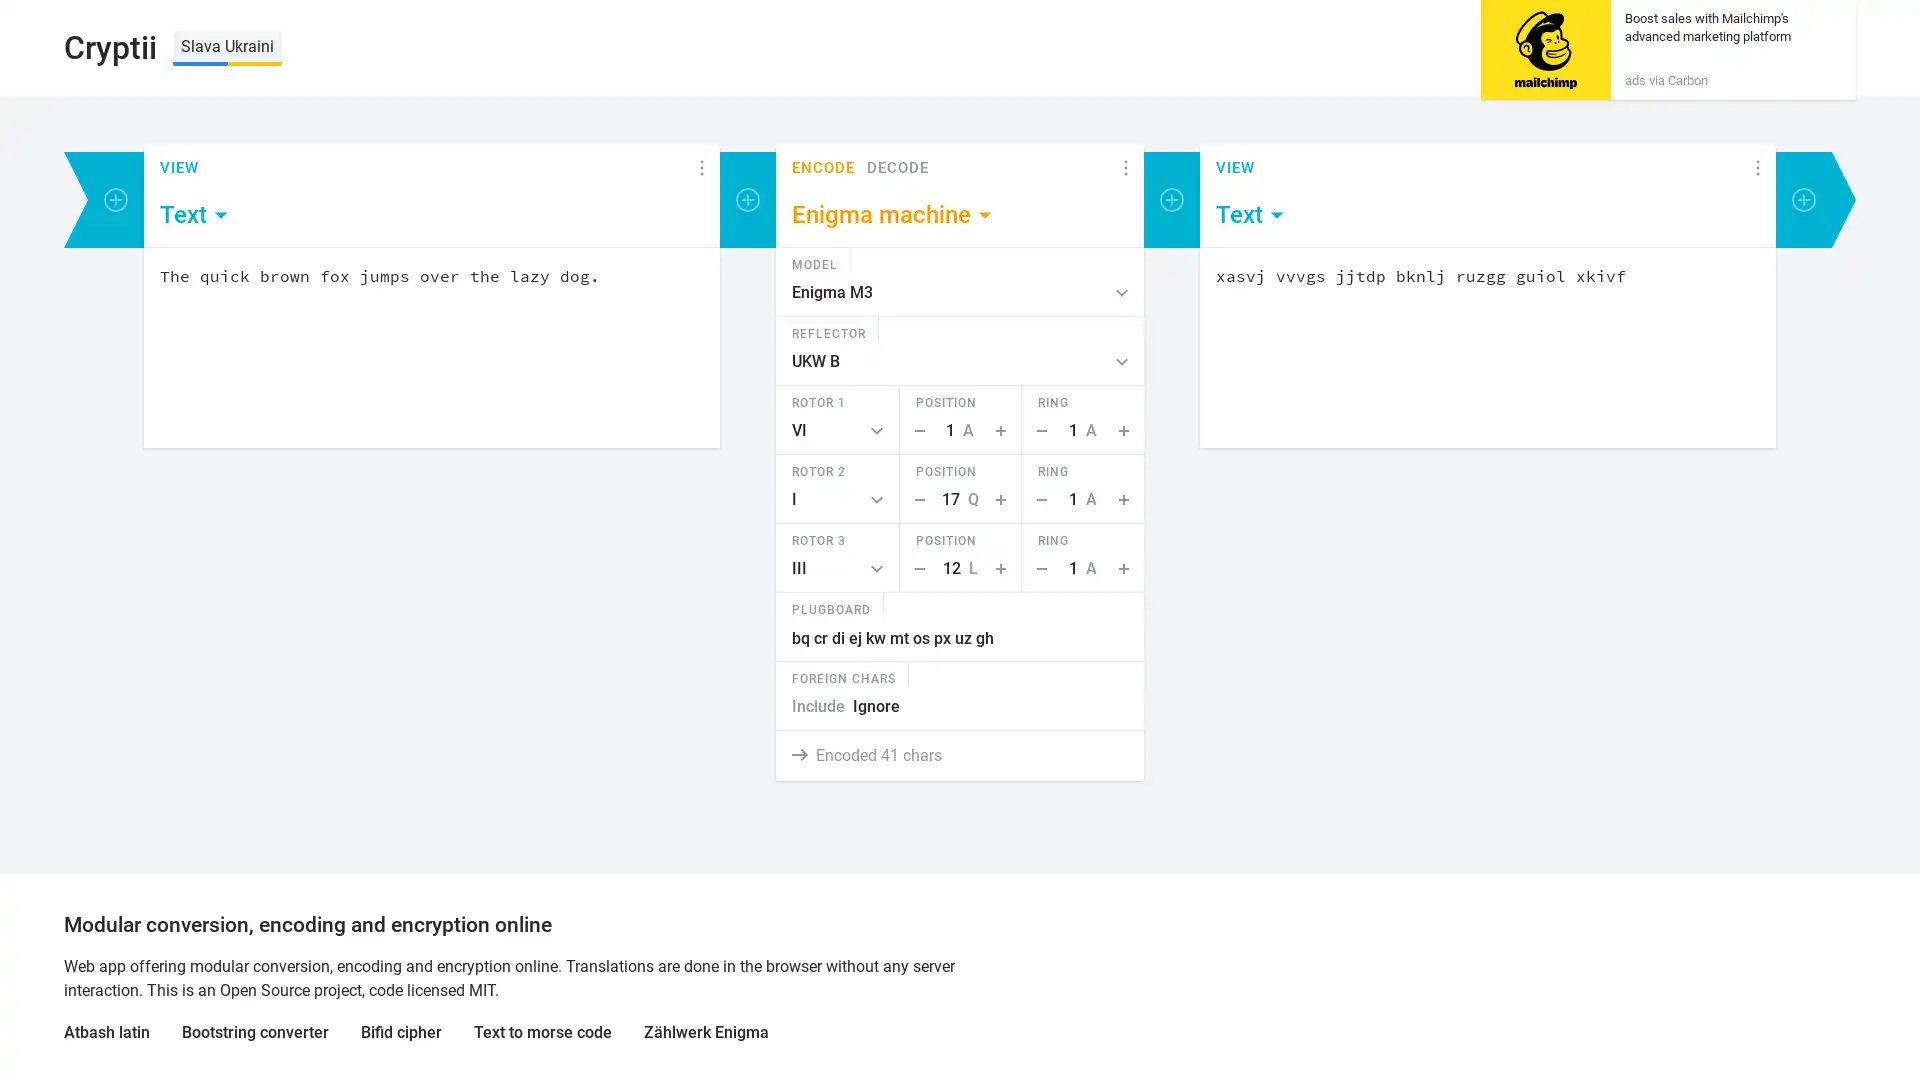 The height and width of the screenshot is (1080, 1920). I want to click on Step Down, so click(1037, 430).